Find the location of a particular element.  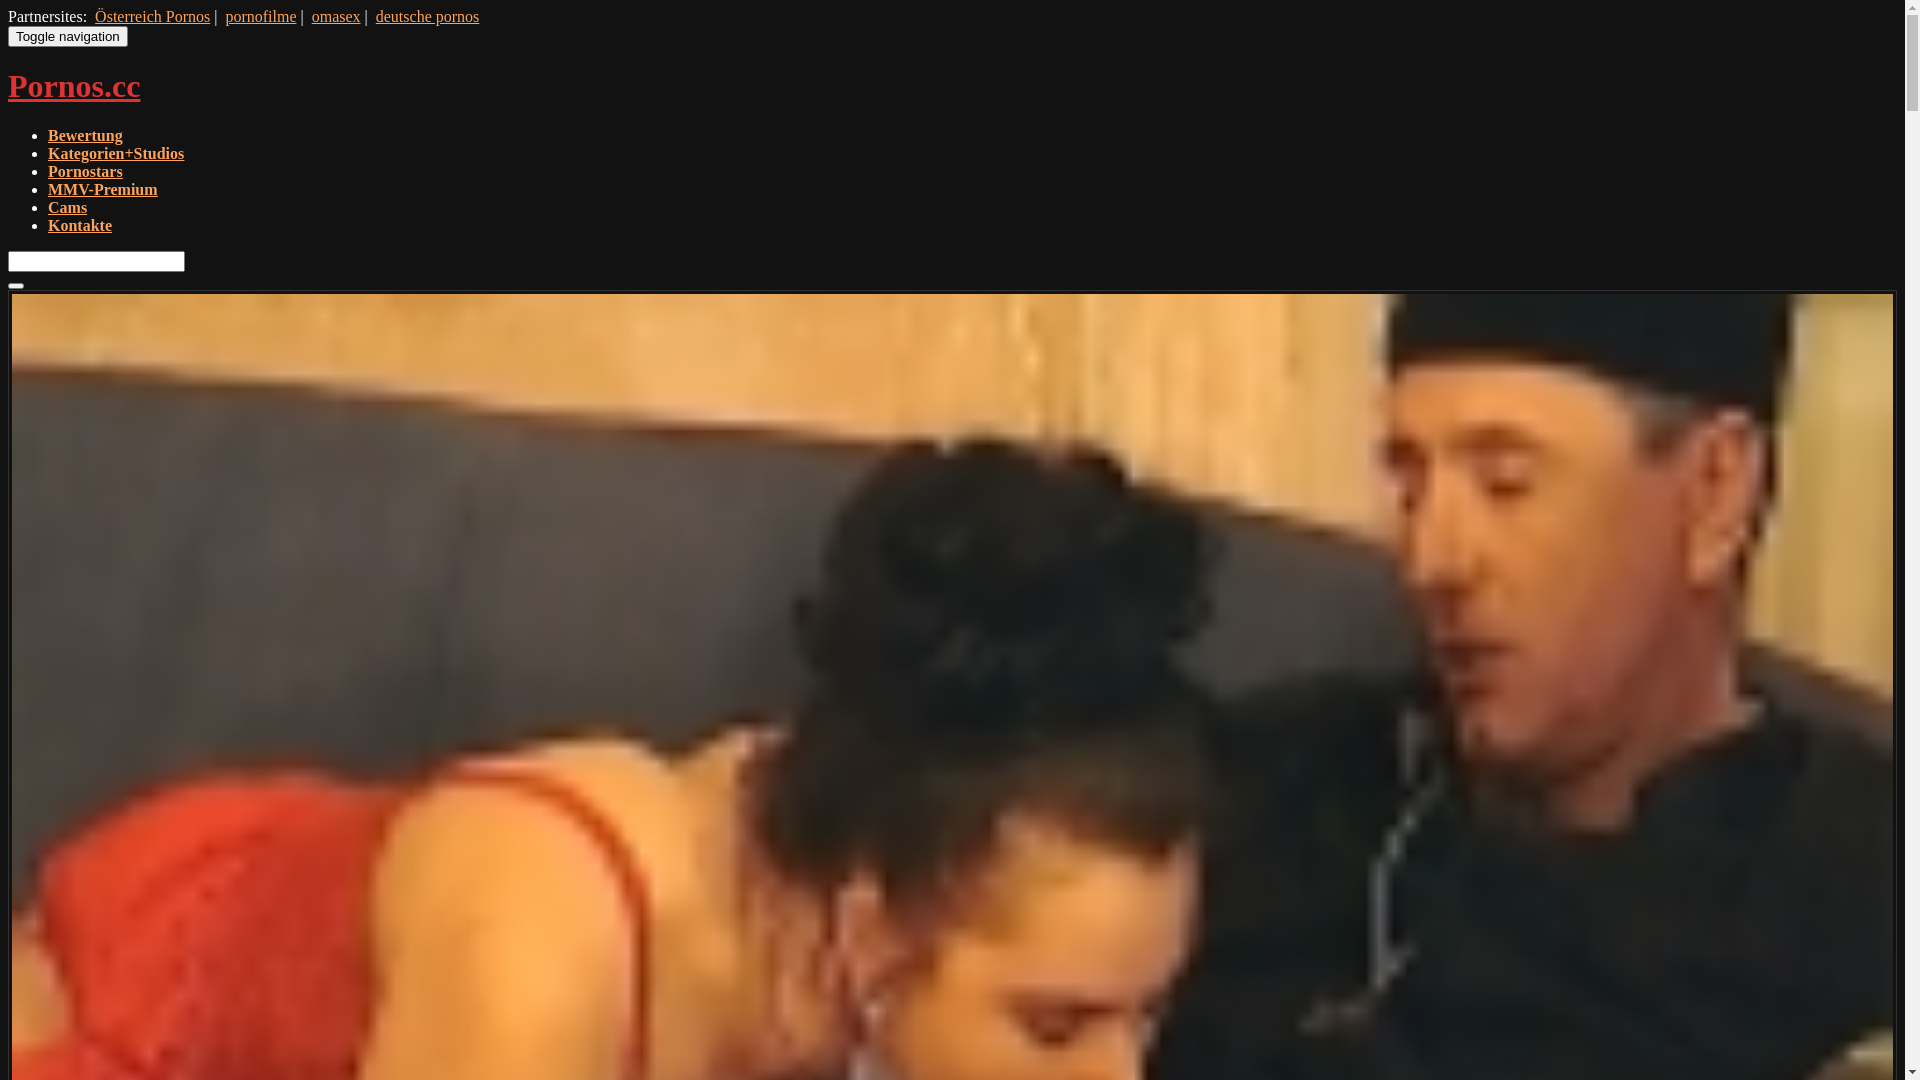

'omasex' is located at coordinates (311, 16).